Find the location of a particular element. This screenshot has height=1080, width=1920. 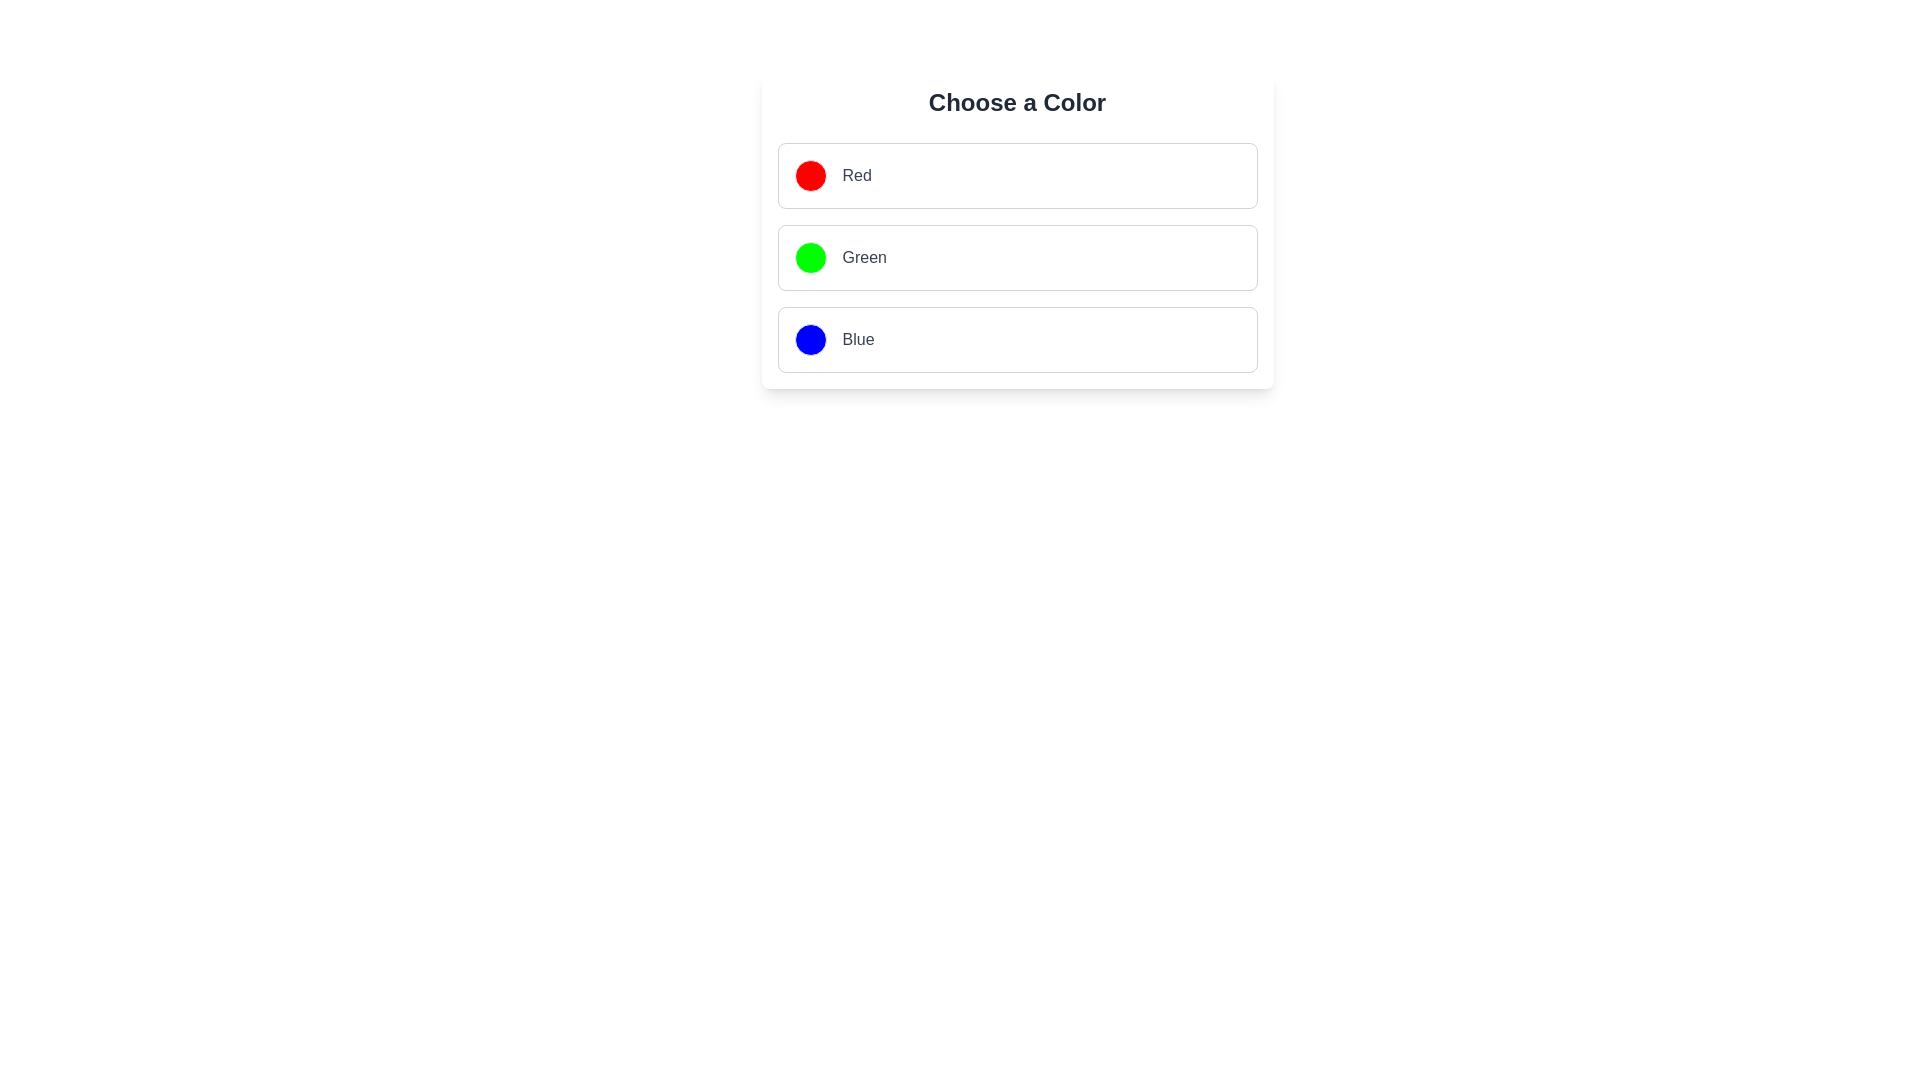

the text label that indicates the associated color option, located to the right of the green circular icon in the second choice box of color options is located at coordinates (864, 257).